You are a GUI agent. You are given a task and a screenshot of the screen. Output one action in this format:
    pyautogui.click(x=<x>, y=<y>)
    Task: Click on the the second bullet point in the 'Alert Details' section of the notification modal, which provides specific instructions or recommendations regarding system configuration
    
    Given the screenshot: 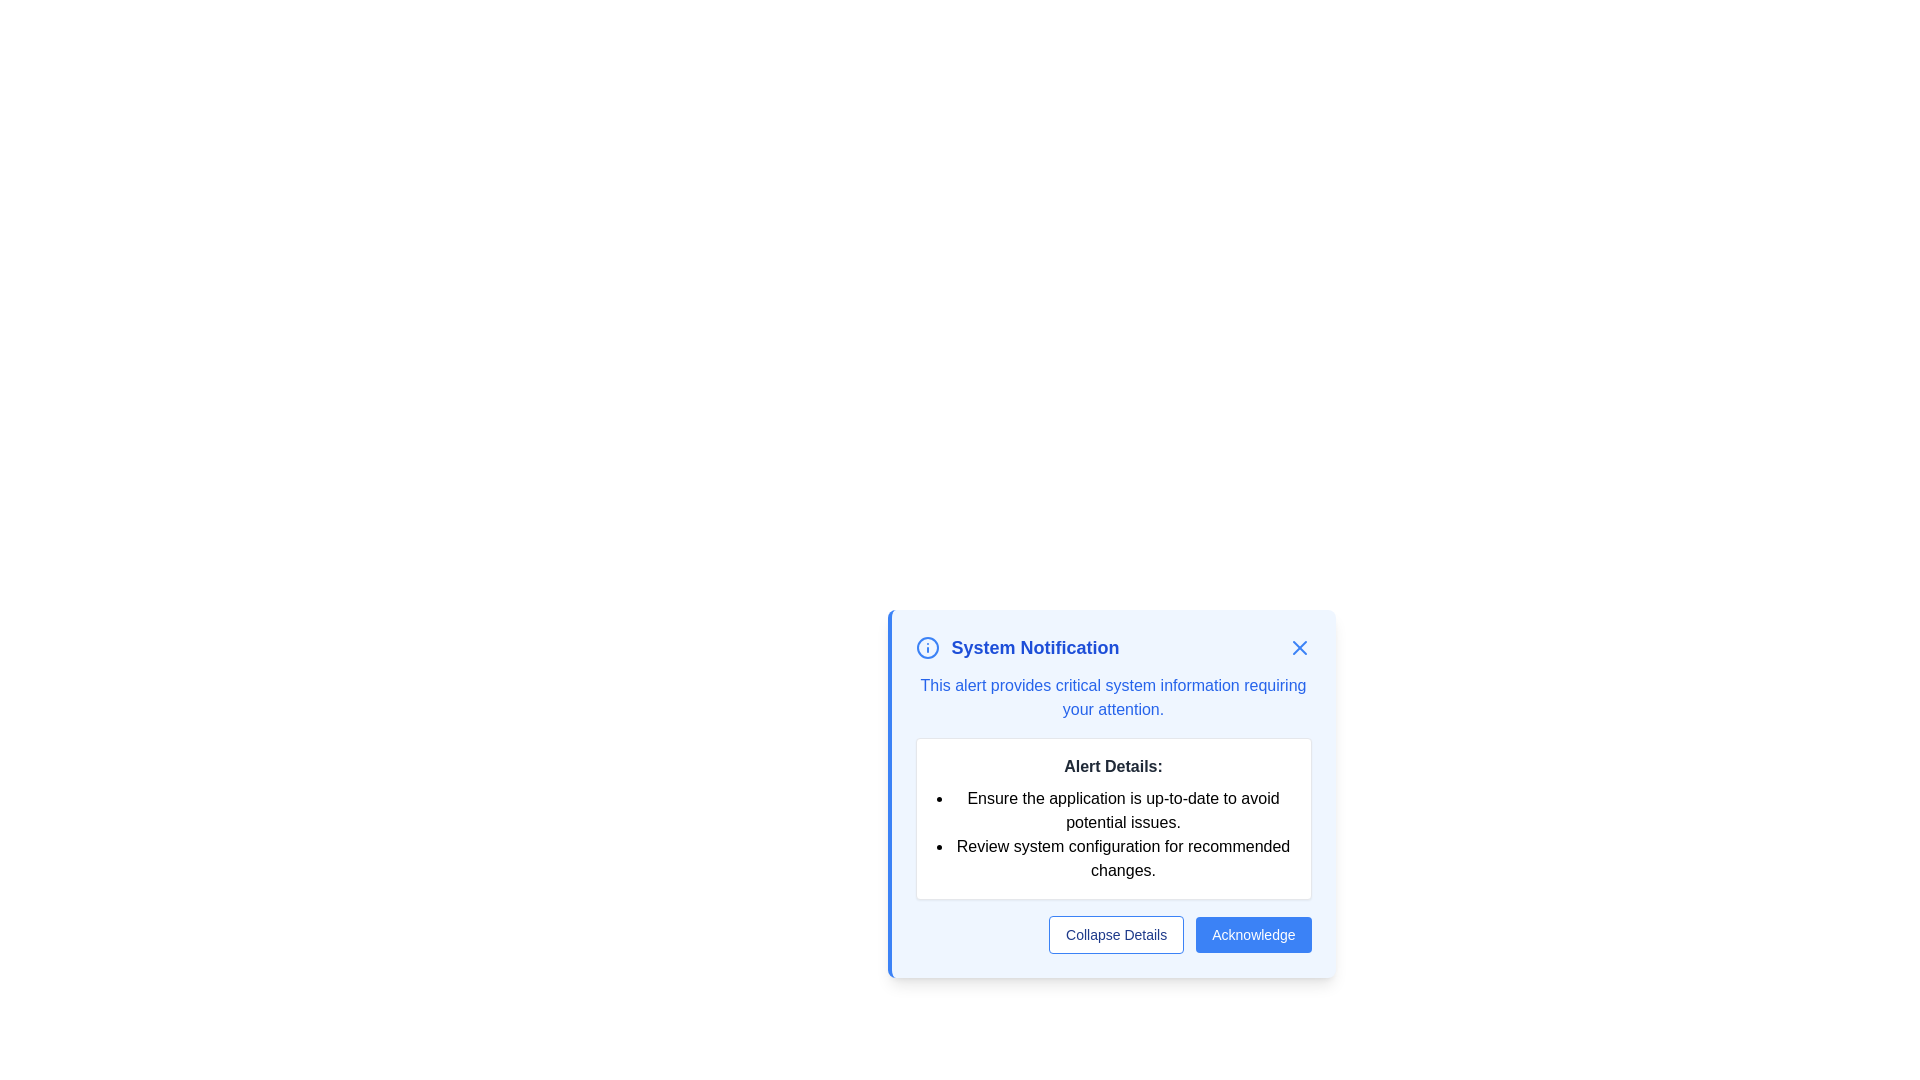 What is the action you would take?
    pyautogui.click(x=1123, y=858)
    